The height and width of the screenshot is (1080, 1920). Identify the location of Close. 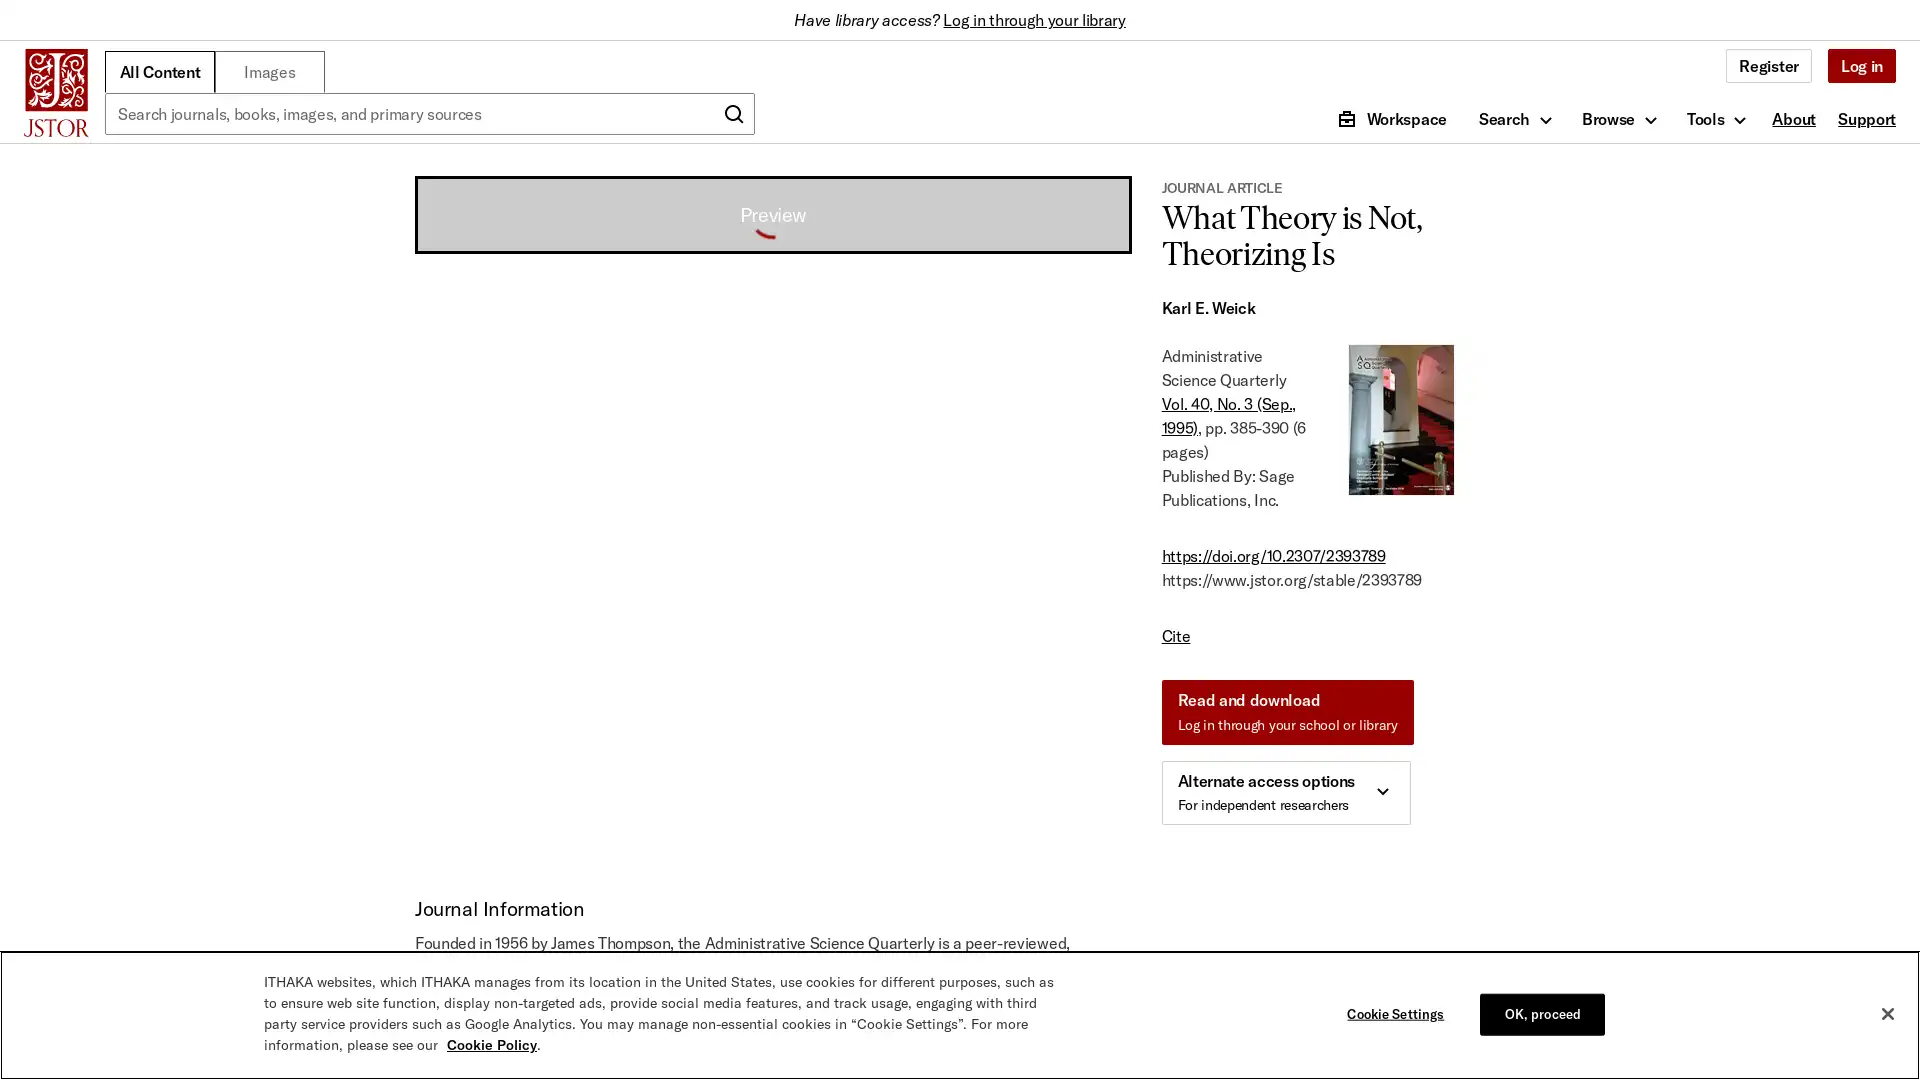
(1886, 1014).